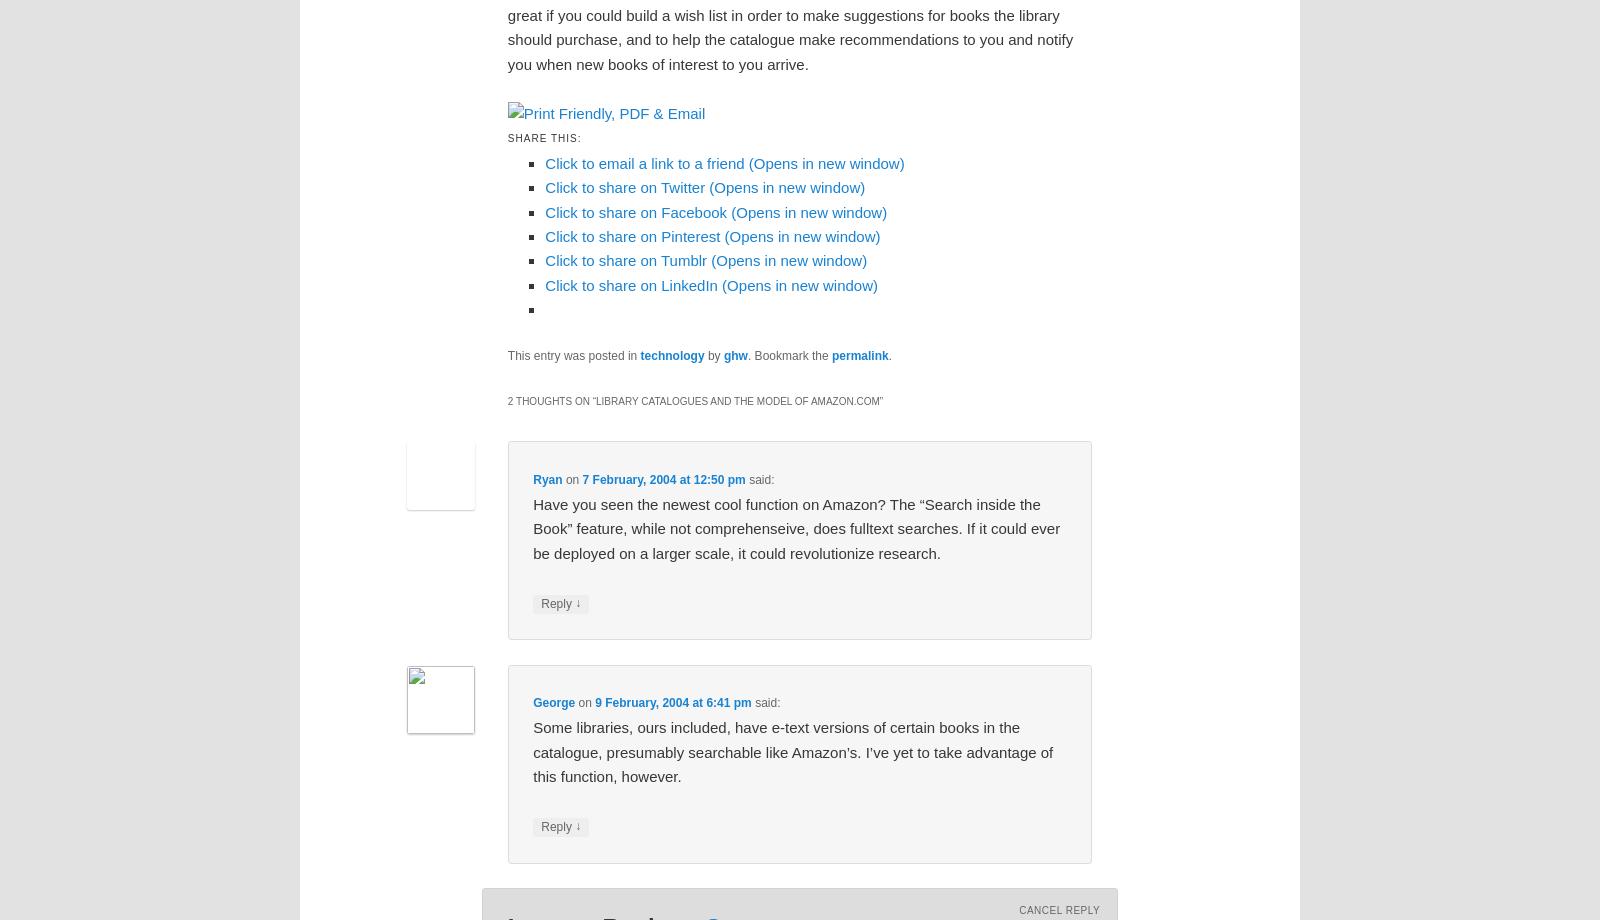 The height and width of the screenshot is (920, 1600). Describe the element at coordinates (706, 260) in the screenshot. I see `'Click to share on Tumblr (Opens in new window)'` at that location.